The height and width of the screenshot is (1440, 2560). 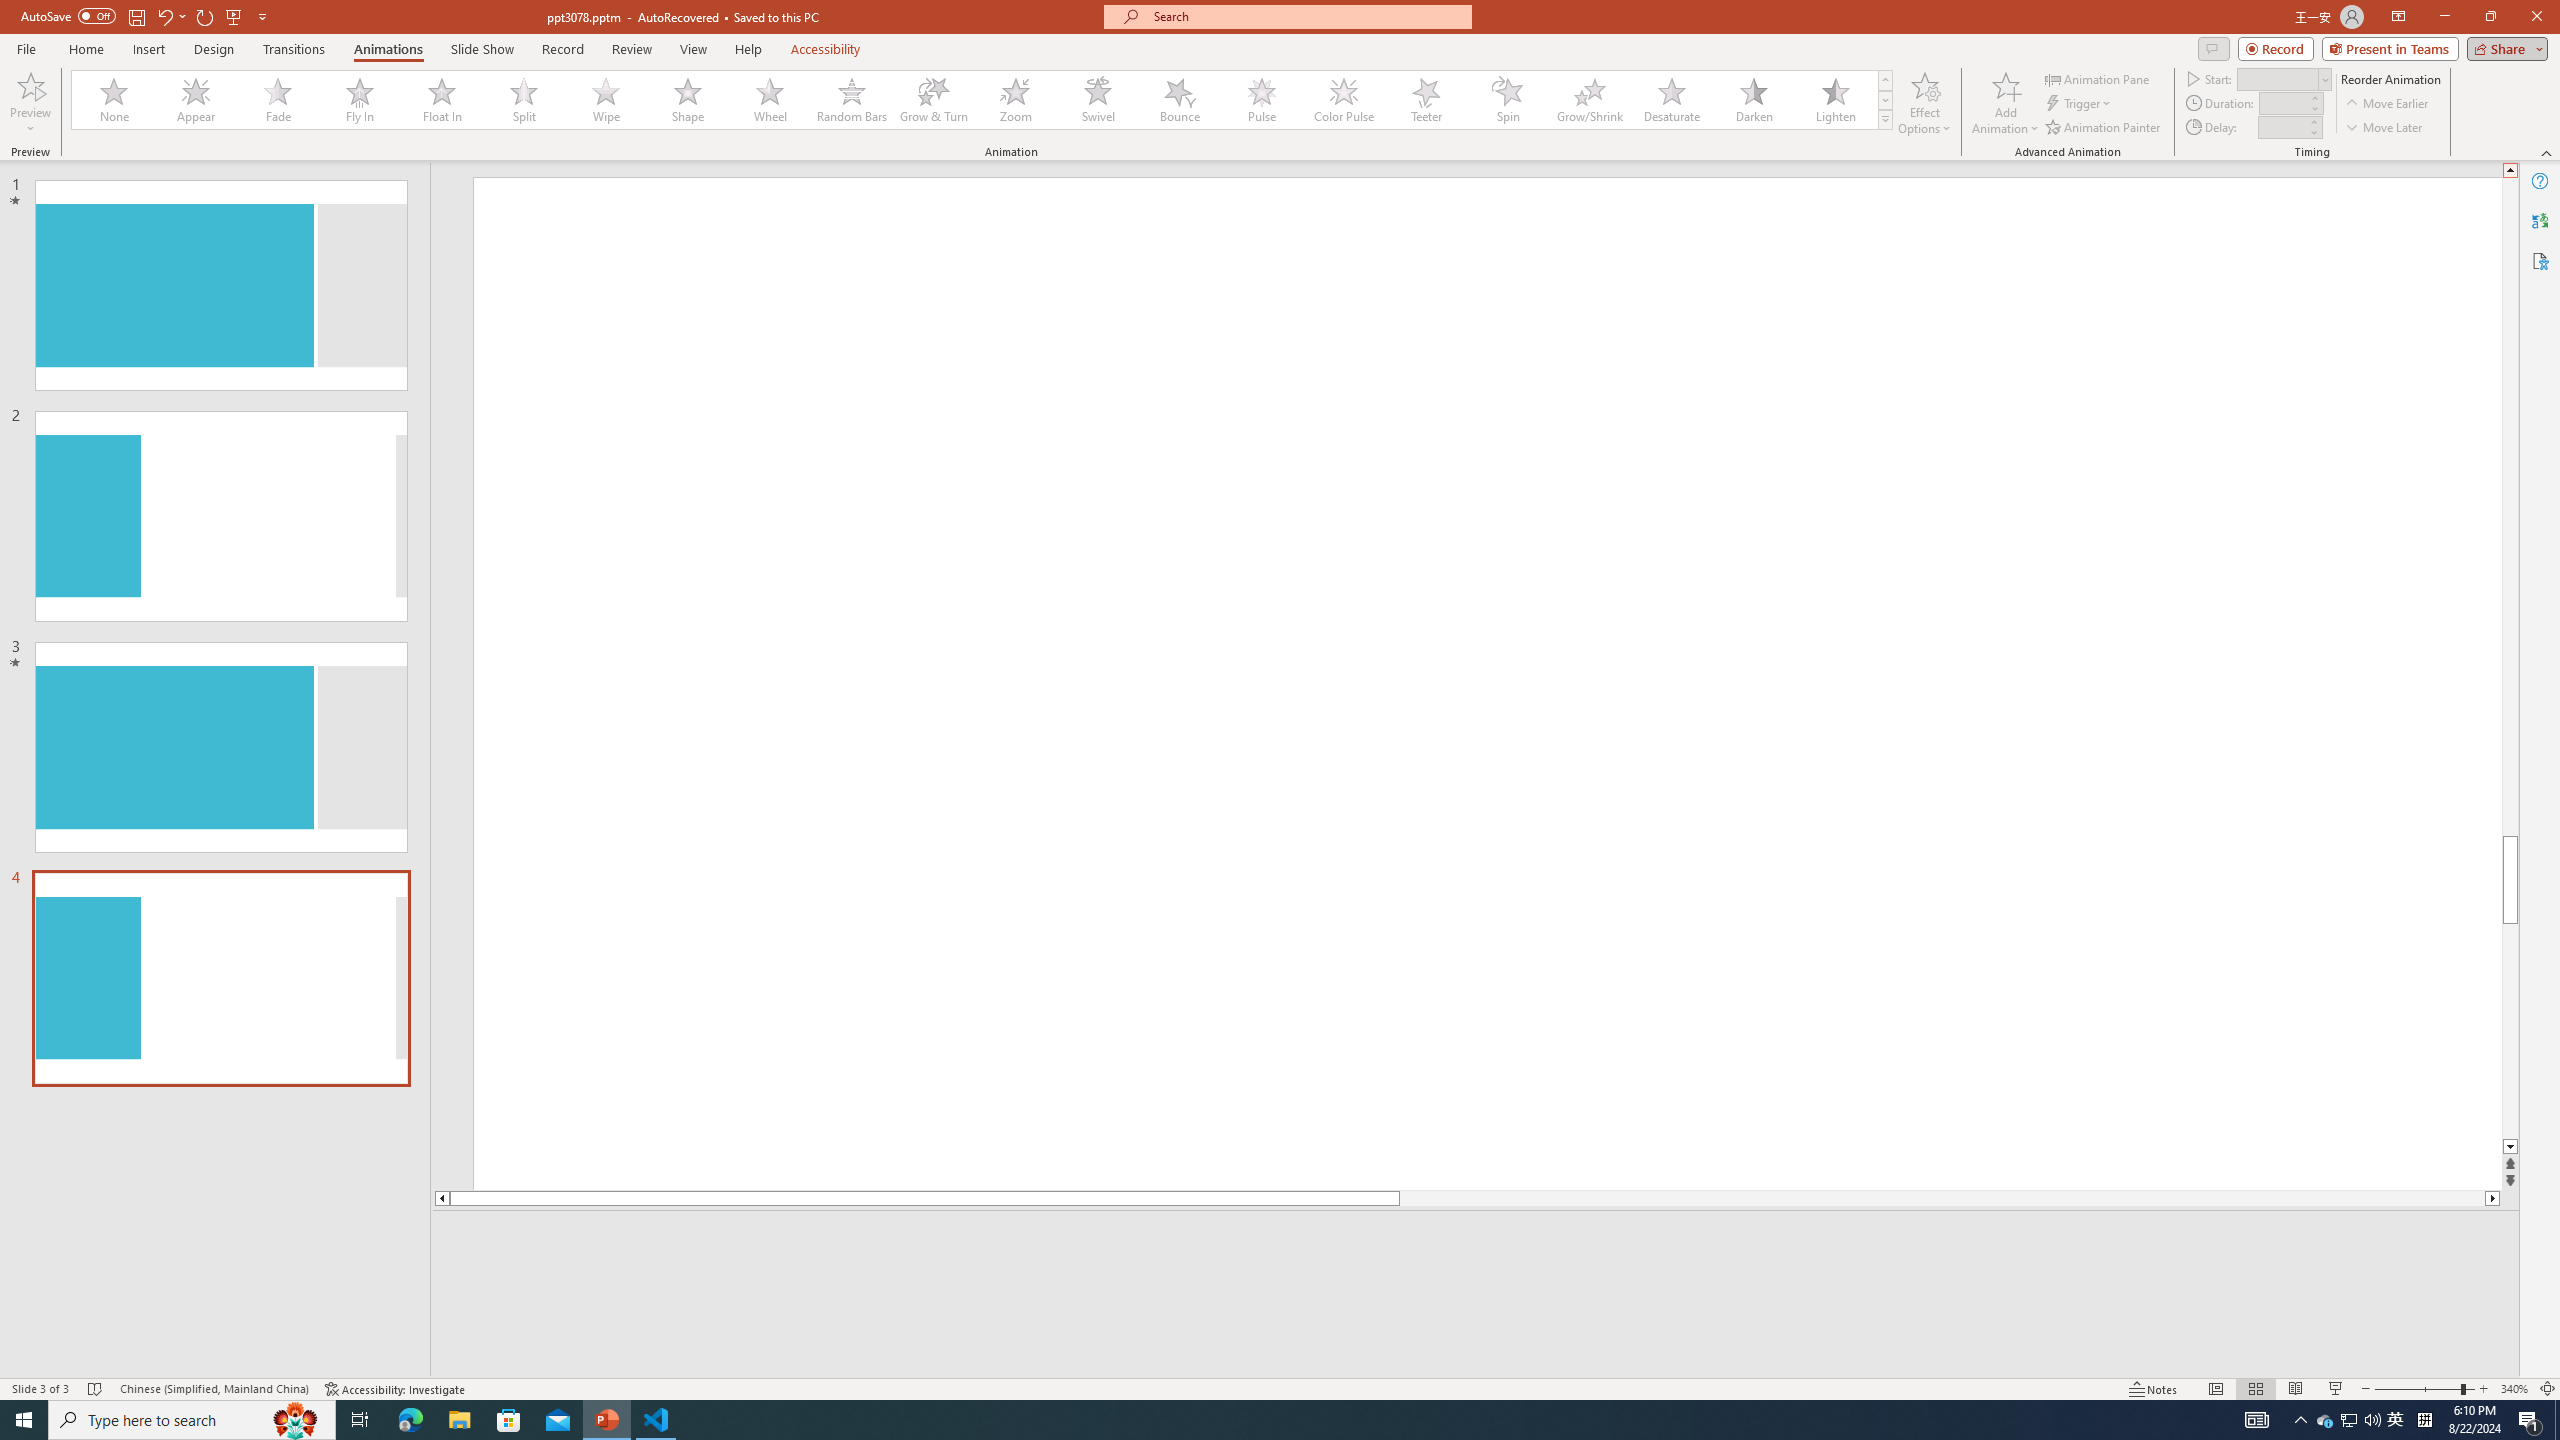 I want to click on 'Grow/Shrink', so click(x=1589, y=99).